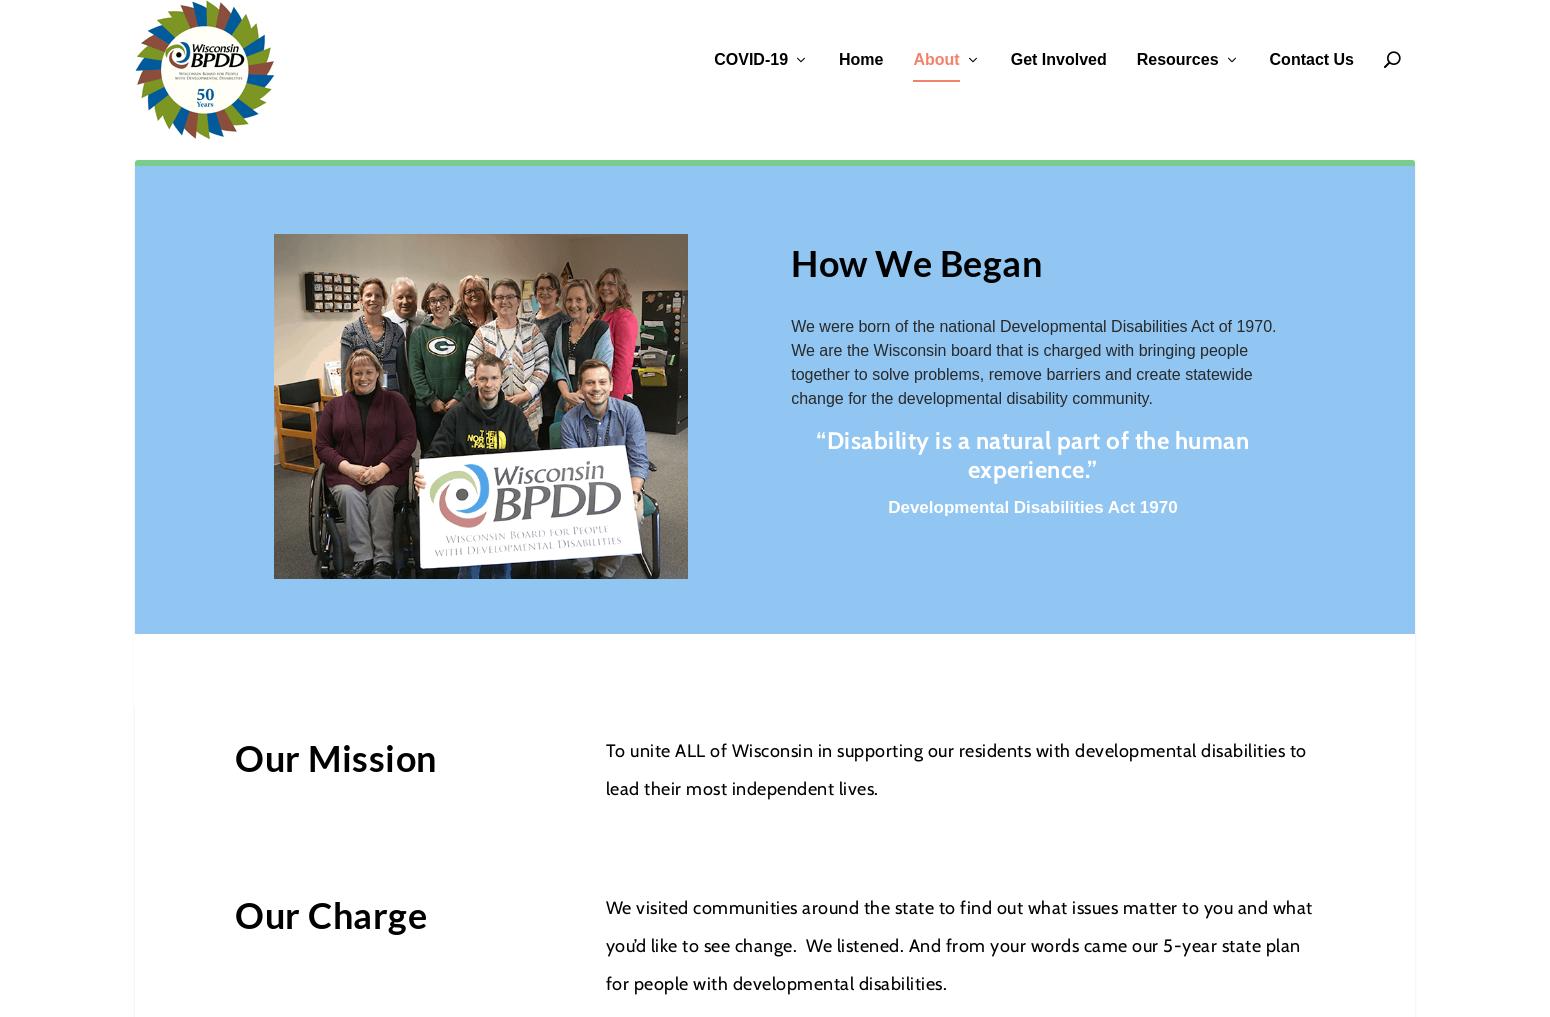 The width and height of the screenshot is (1550, 1017). What do you see at coordinates (935, 59) in the screenshot?
I see `'About'` at bounding box center [935, 59].